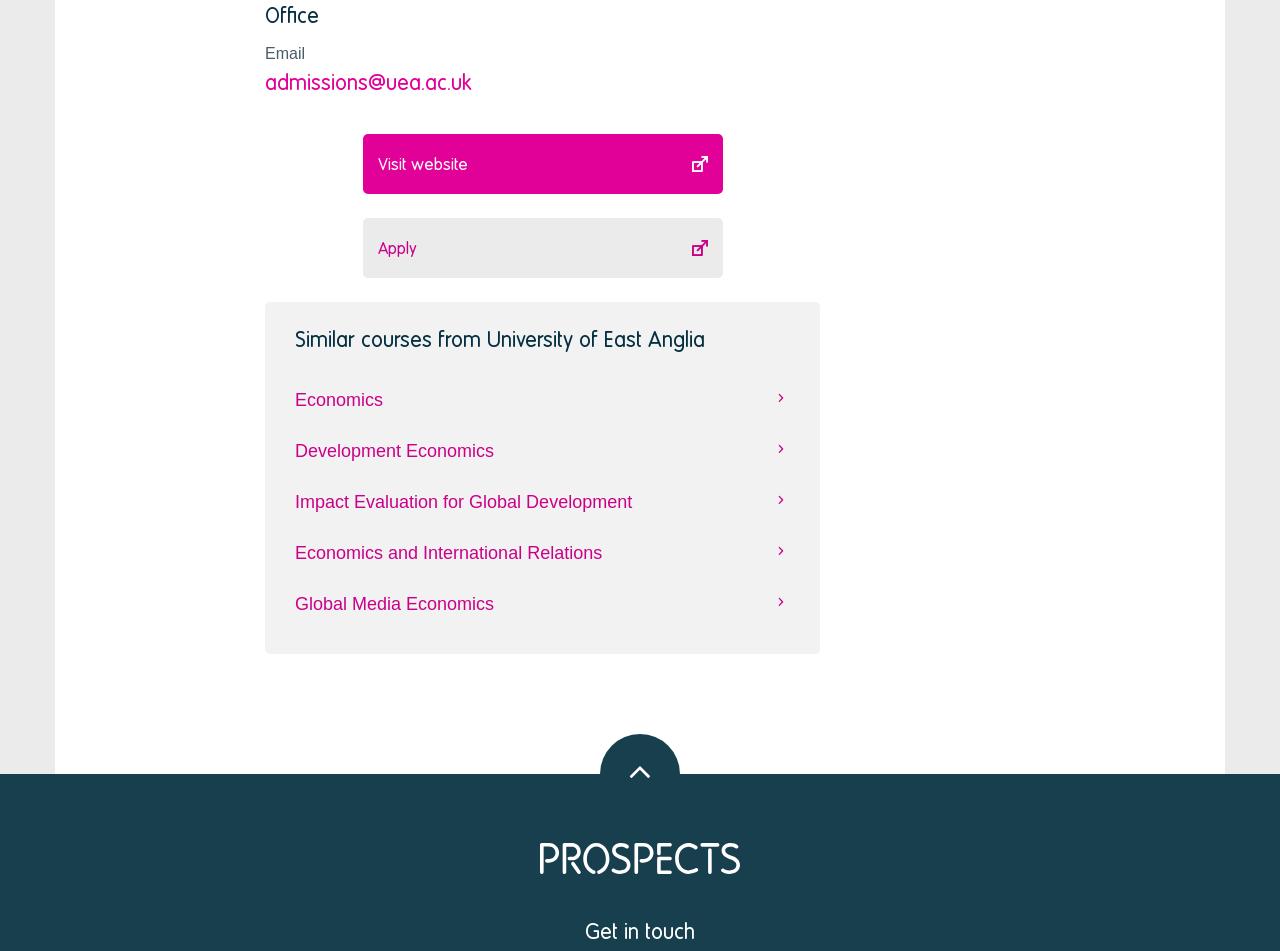 The height and width of the screenshot is (951, 1280). Describe the element at coordinates (462, 499) in the screenshot. I see `'Impact Evaluation for Global Development'` at that location.